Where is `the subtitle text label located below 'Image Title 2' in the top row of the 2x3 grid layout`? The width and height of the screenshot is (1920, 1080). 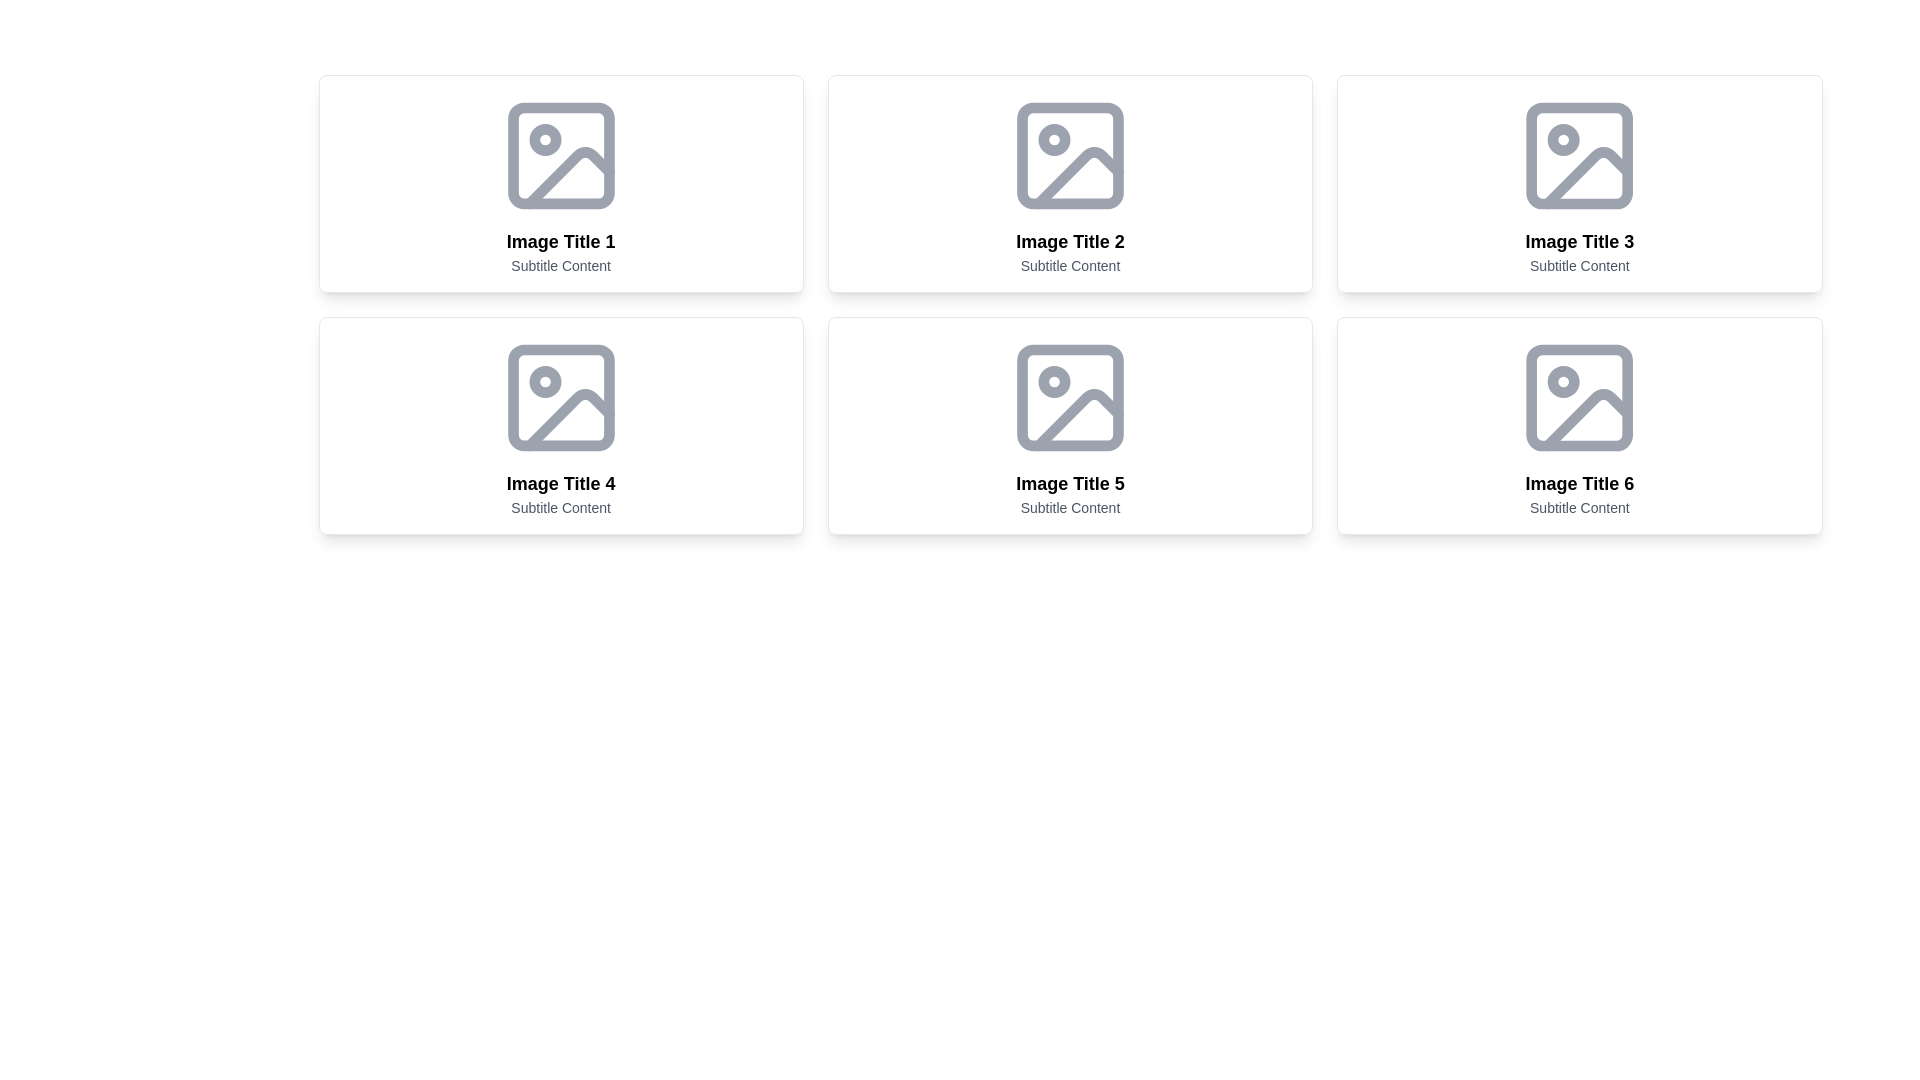 the subtitle text label located below 'Image Title 2' in the top row of the 2x3 grid layout is located at coordinates (1069, 265).